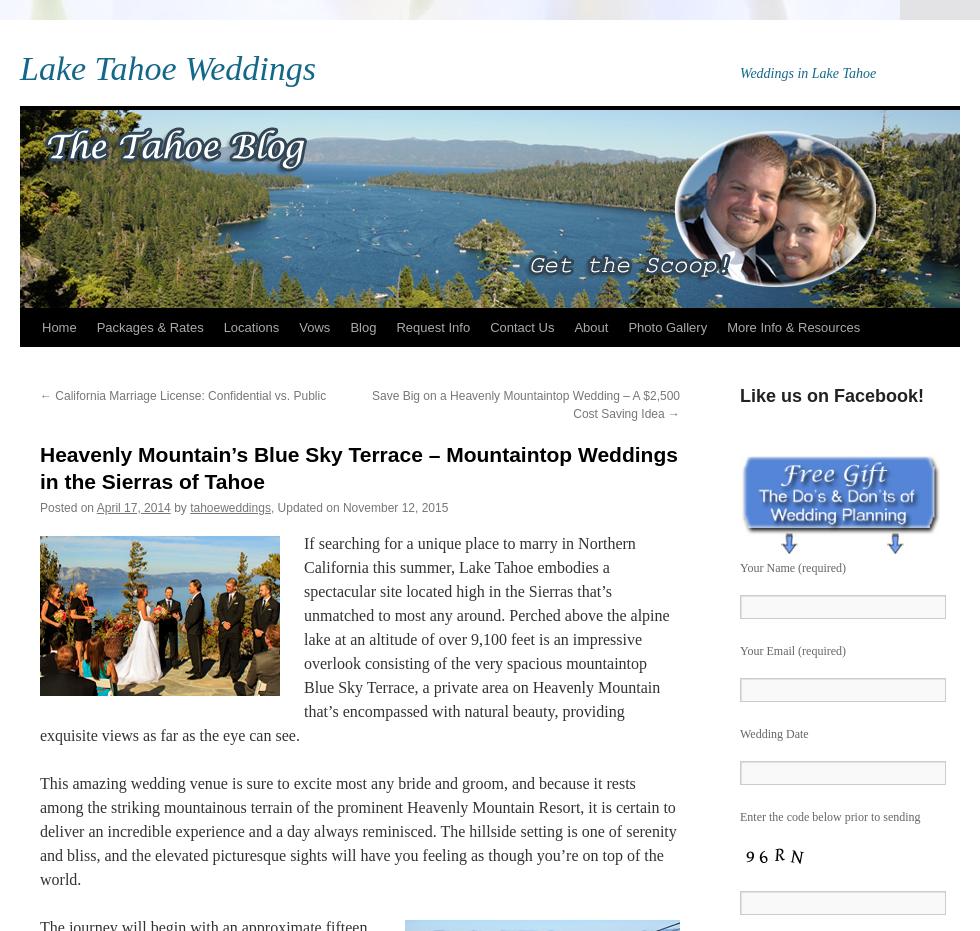  Describe the element at coordinates (230, 507) in the screenshot. I see `'tahoeweddings'` at that location.